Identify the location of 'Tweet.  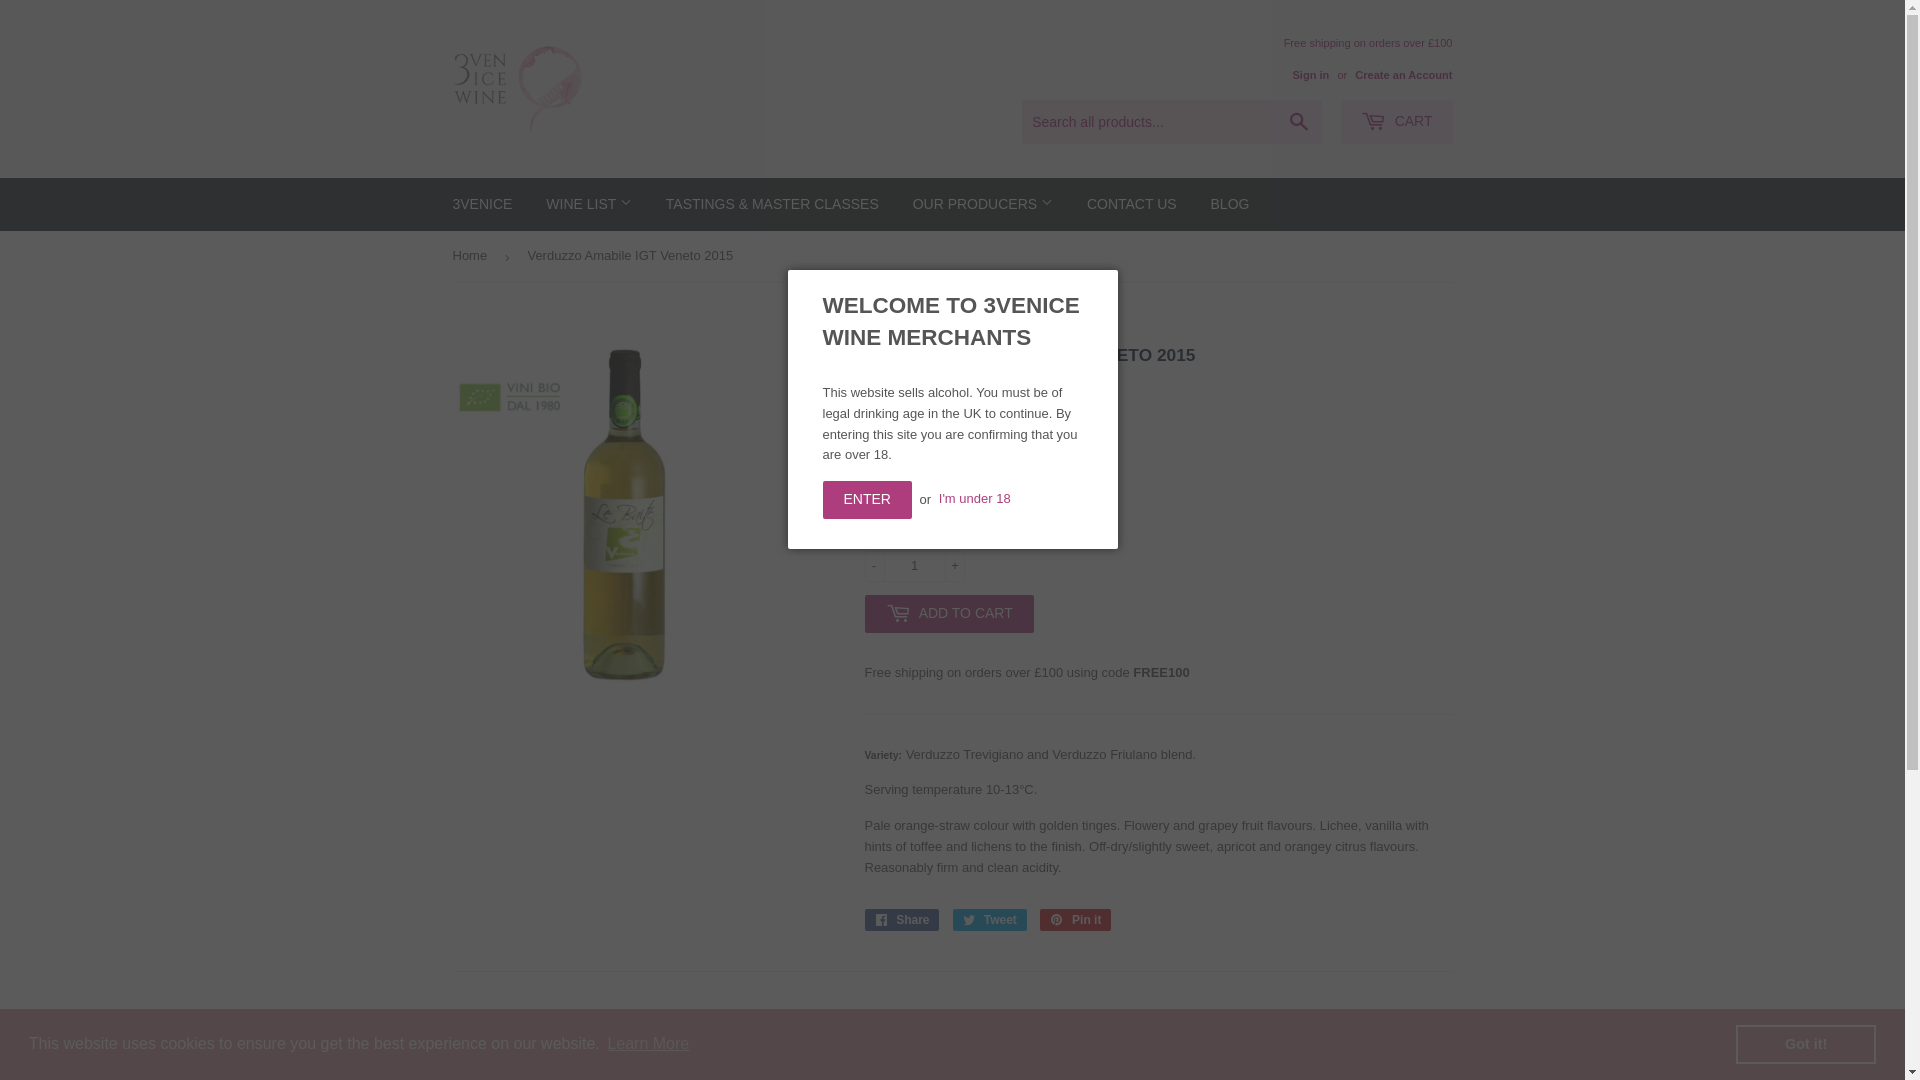
(989, 920).